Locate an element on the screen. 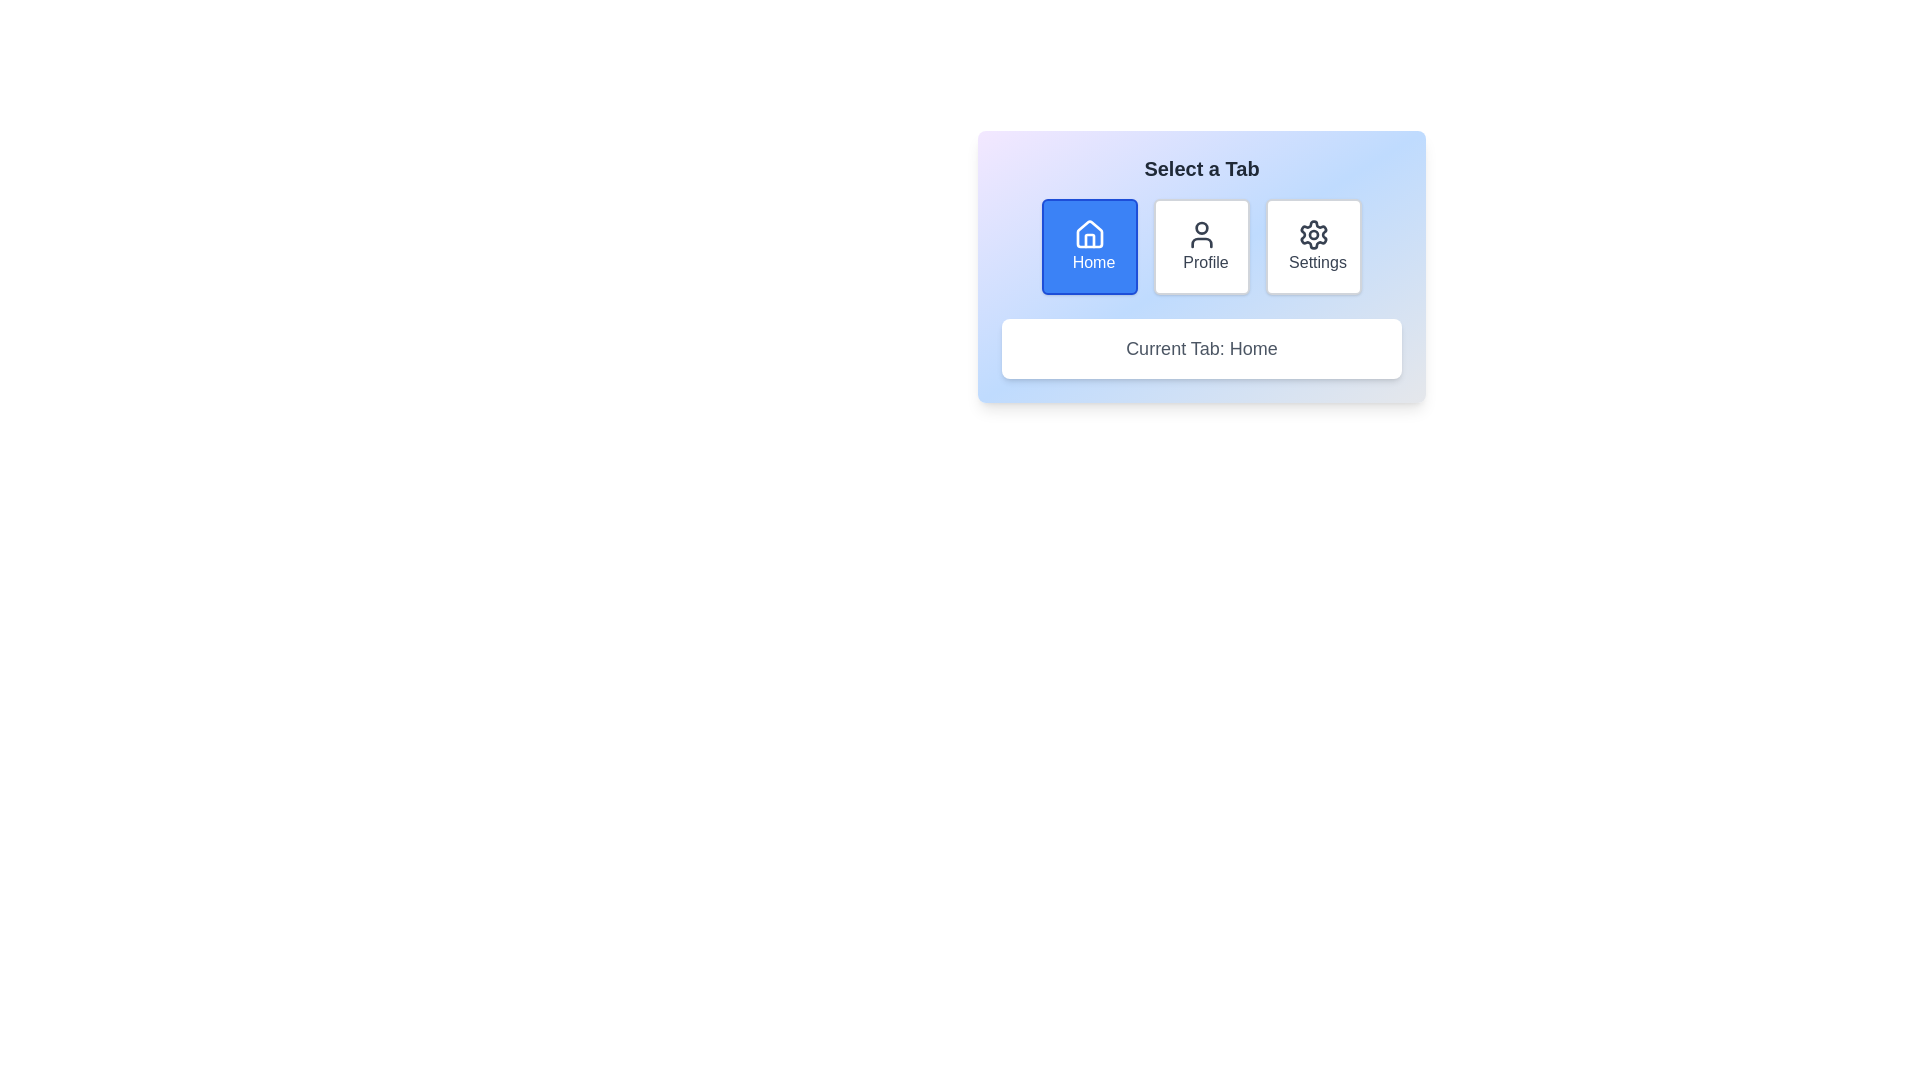  the 'Profile' button, which is the second squared button with a white background and user silhouette icon in the 'Select a Tab' section is located at coordinates (1200, 245).